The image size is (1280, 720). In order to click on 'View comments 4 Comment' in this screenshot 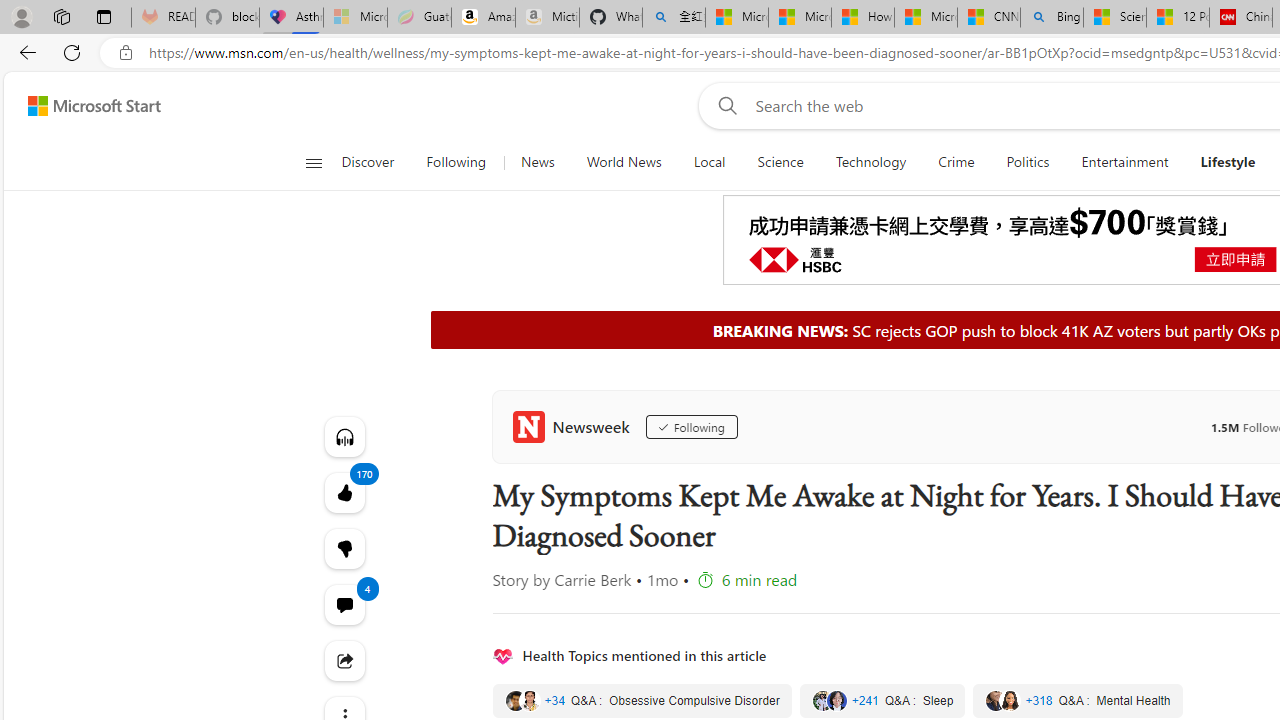, I will do `click(344, 603)`.